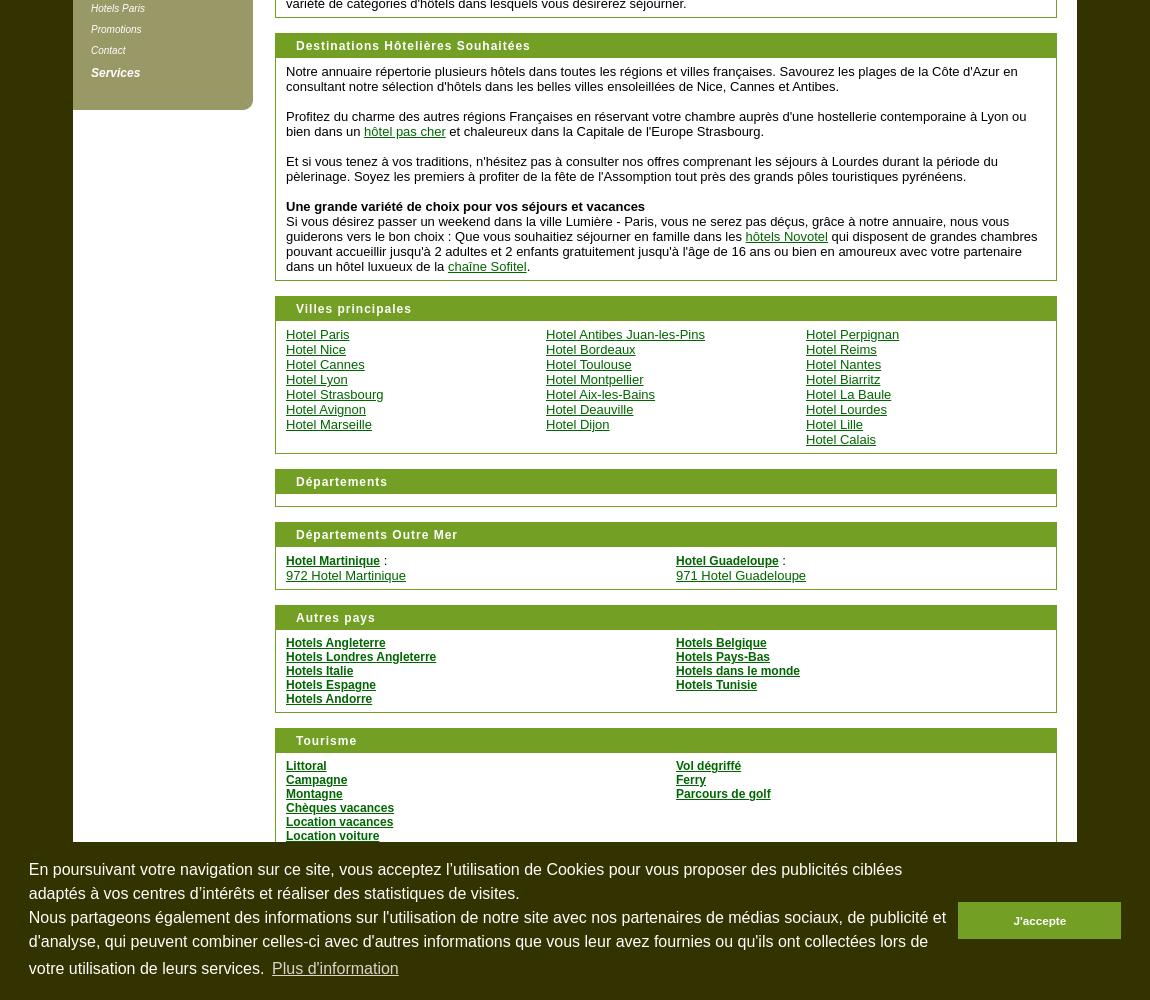 The height and width of the screenshot is (1000, 1150). I want to click on 'Montagne', so click(285, 794).